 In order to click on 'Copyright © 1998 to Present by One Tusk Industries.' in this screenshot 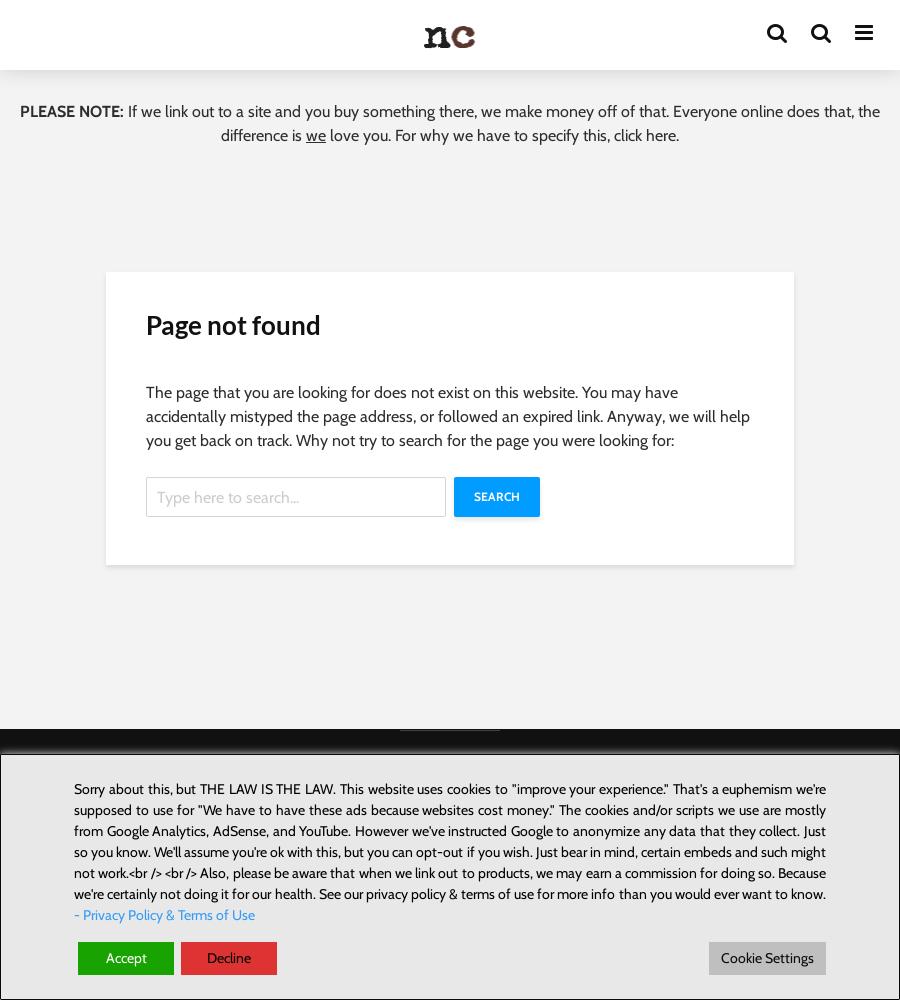, I will do `click(450, 764)`.